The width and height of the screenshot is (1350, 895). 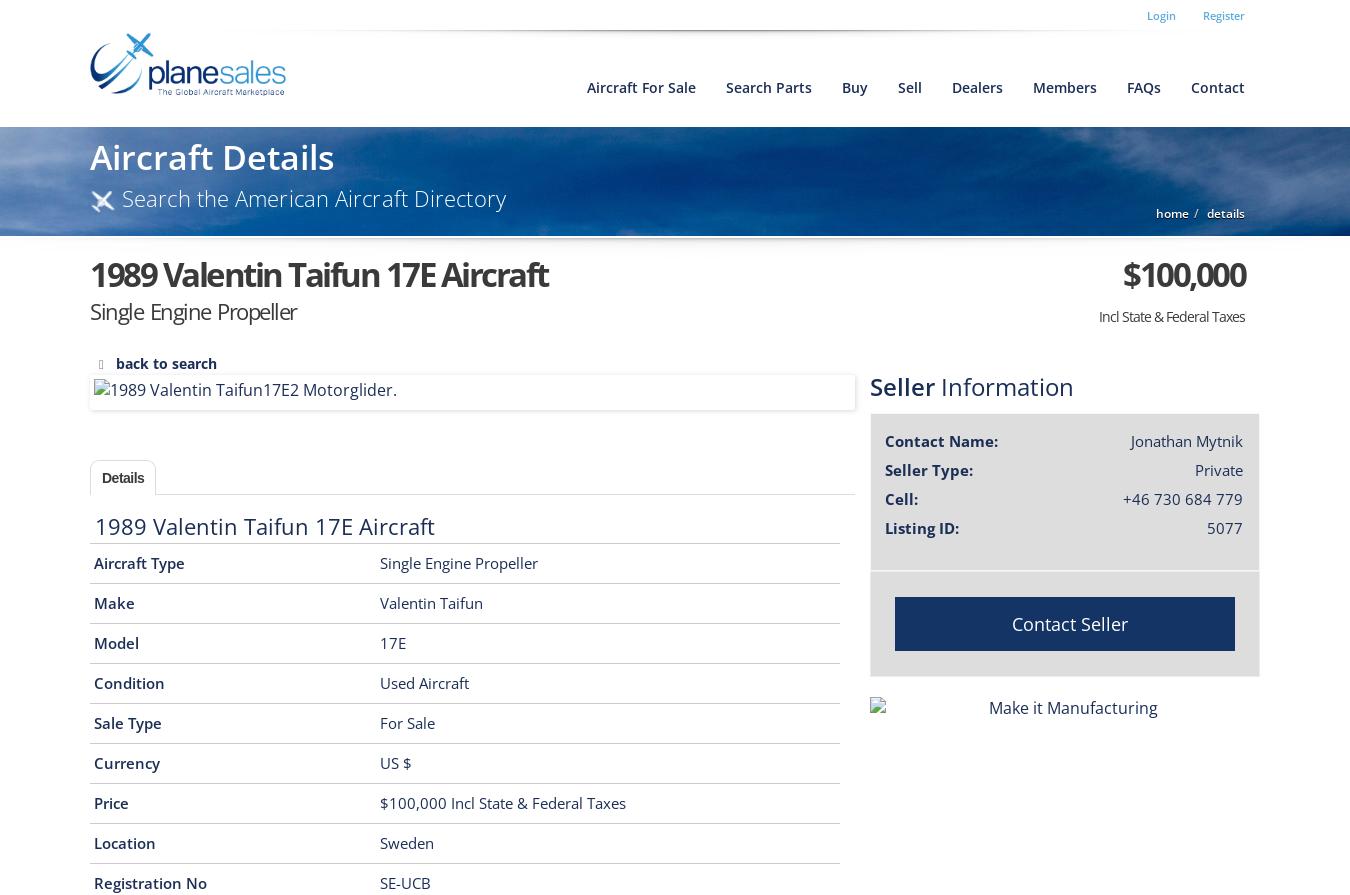 I want to click on '+46 730 684 779', so click(x=1182, y=497).